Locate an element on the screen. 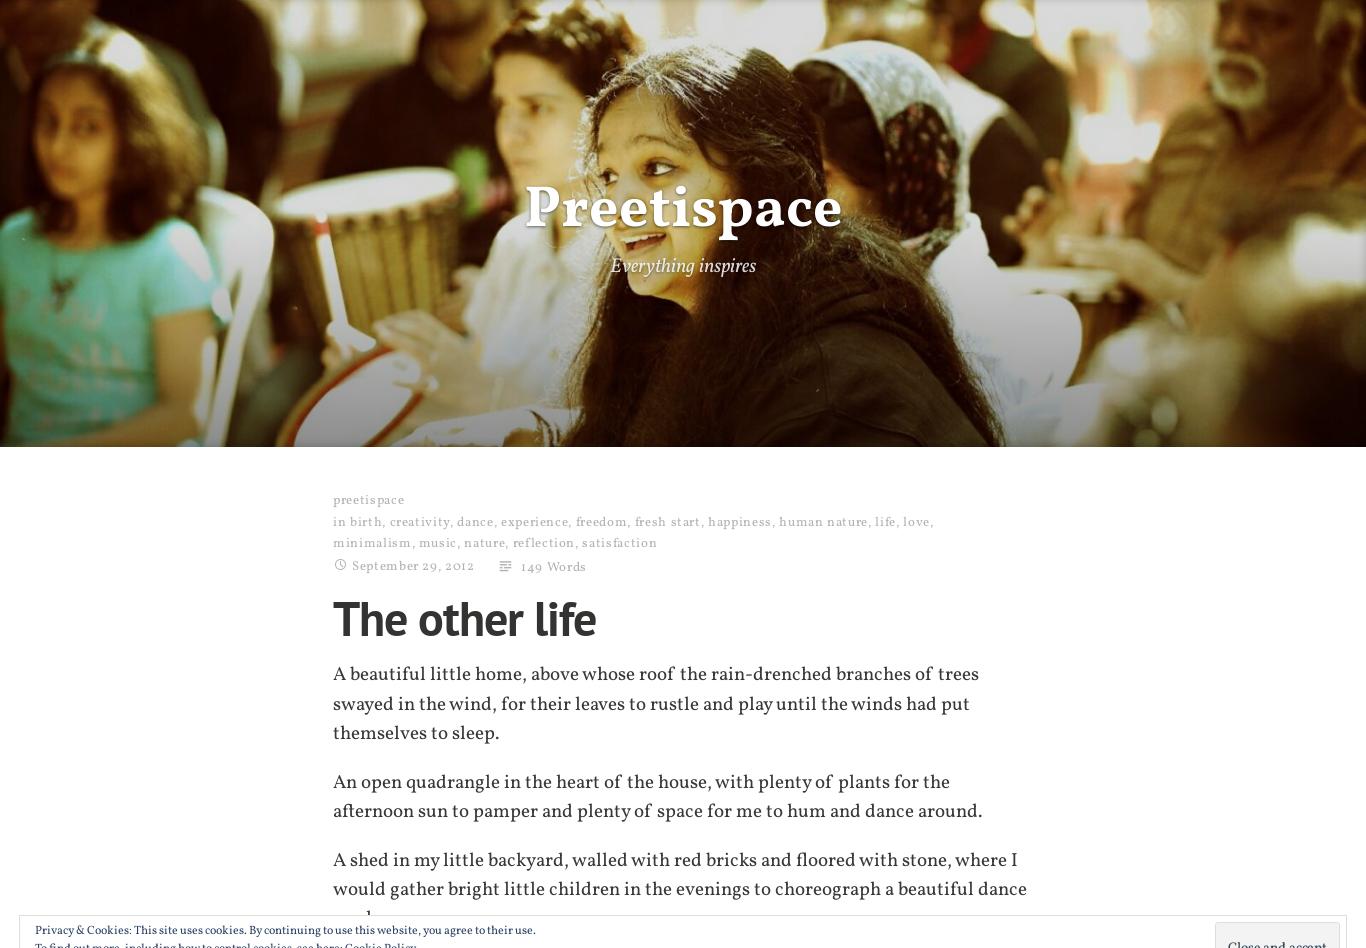  'satisfaction' is located at coordinates (618, 543).